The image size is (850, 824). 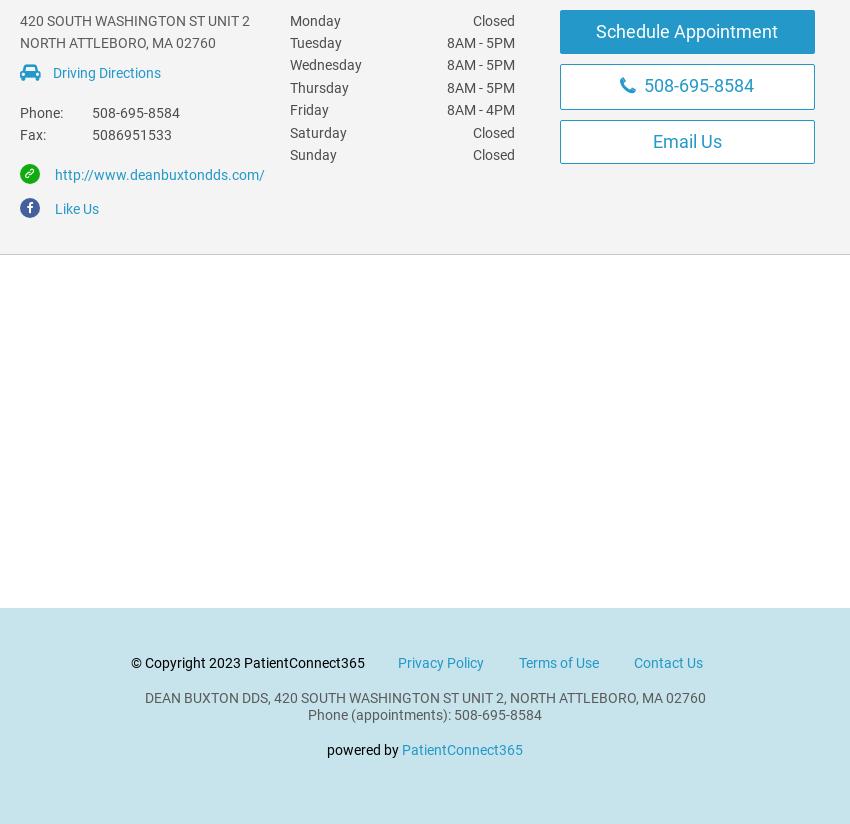 I want to click on 'DEAN BUXTON DDS,', so click(x=205, y=697).